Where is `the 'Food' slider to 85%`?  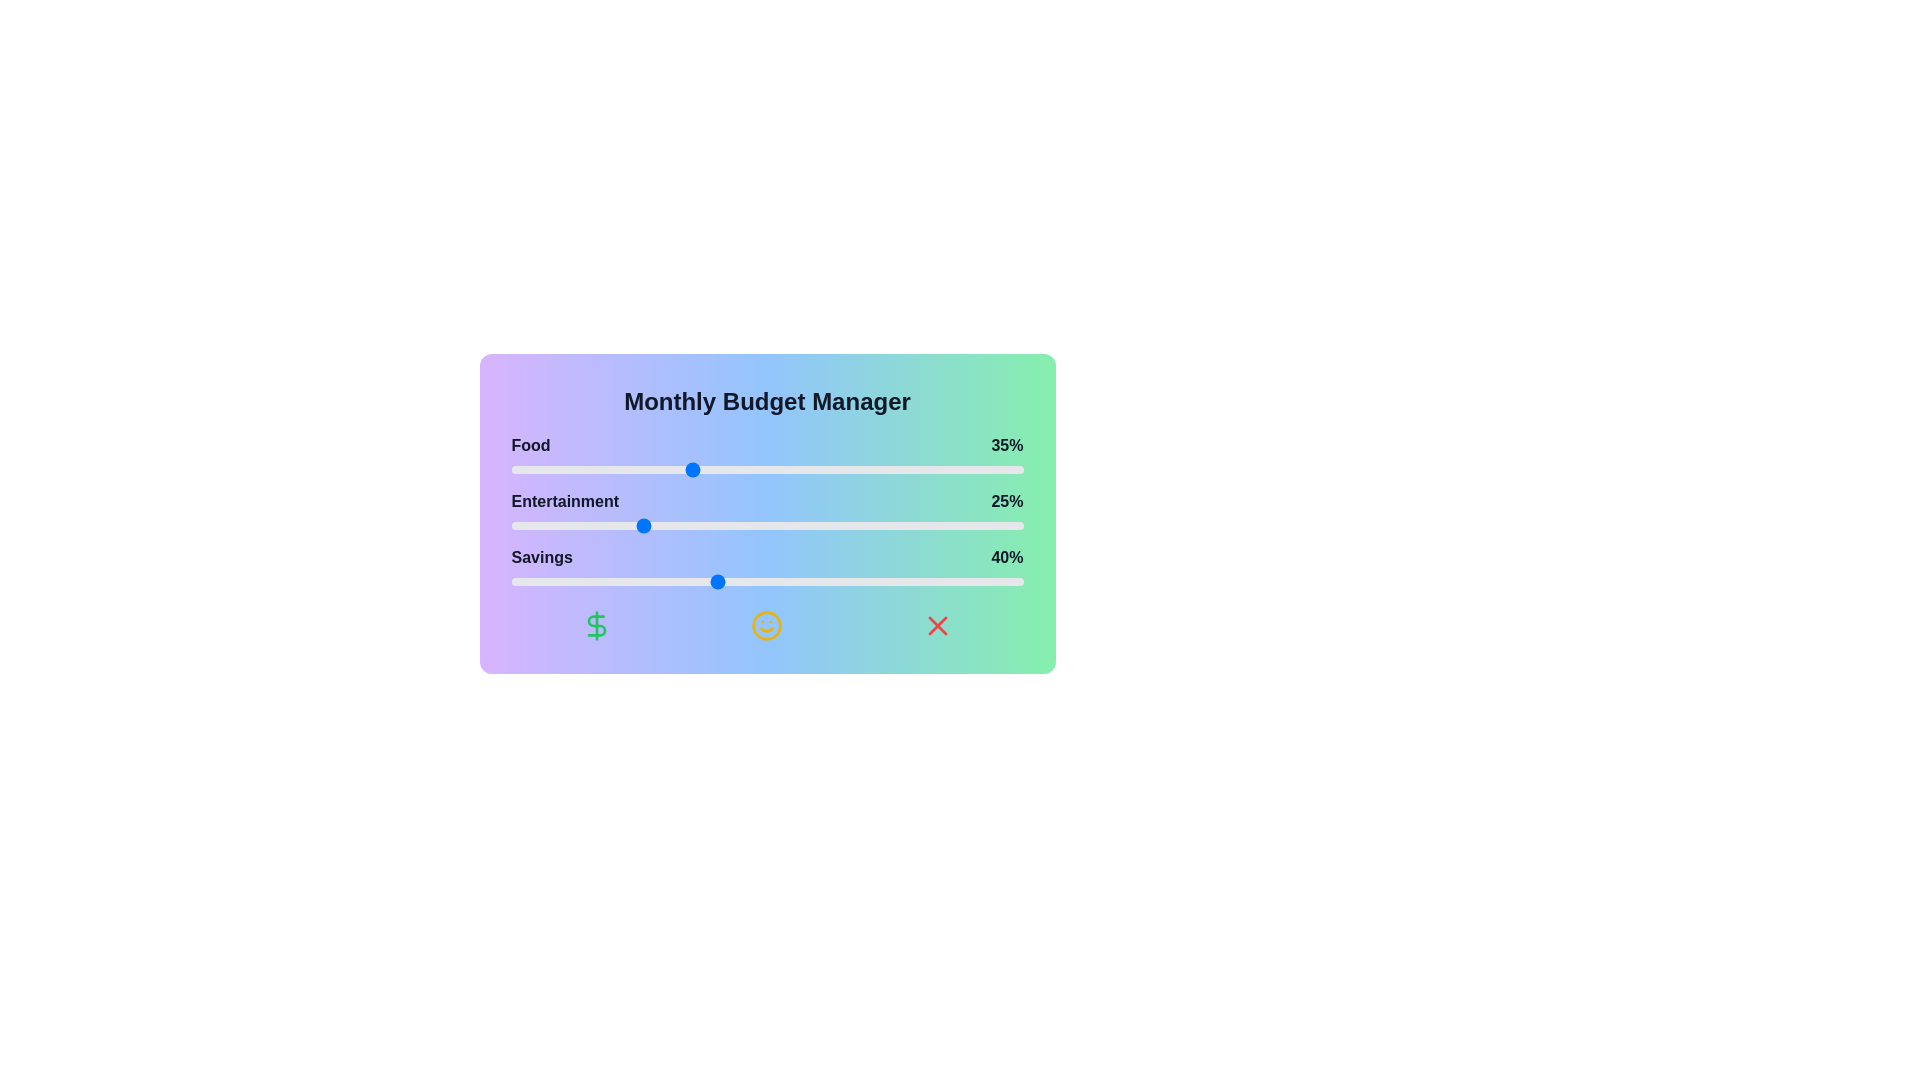
the 'Food' slider to 85% is located at coordinates (945, 470).